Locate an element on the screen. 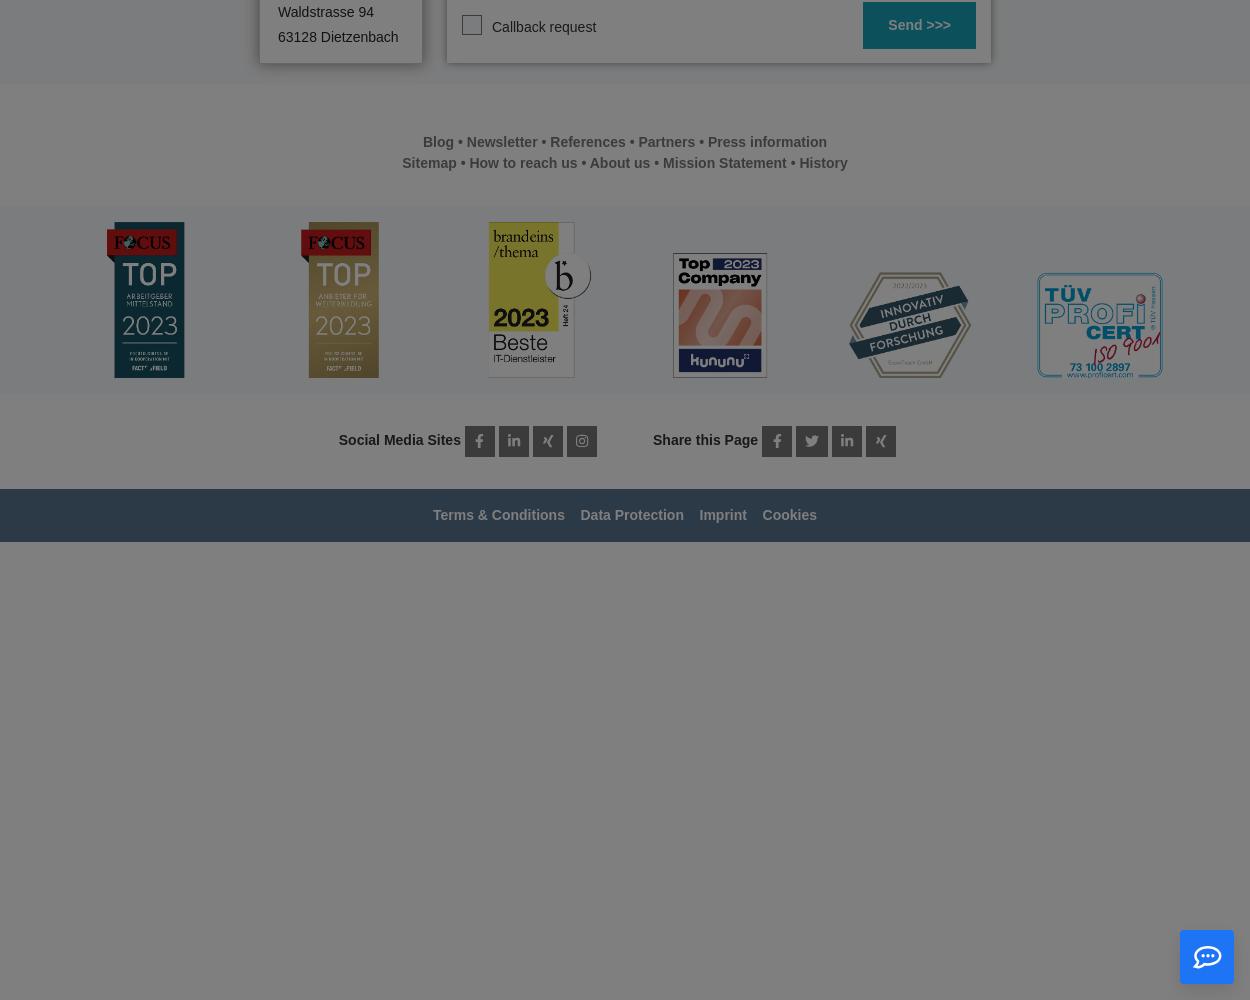 The image size is (1250, 1000). 'Cookies' is located at coordinates (789, 515).